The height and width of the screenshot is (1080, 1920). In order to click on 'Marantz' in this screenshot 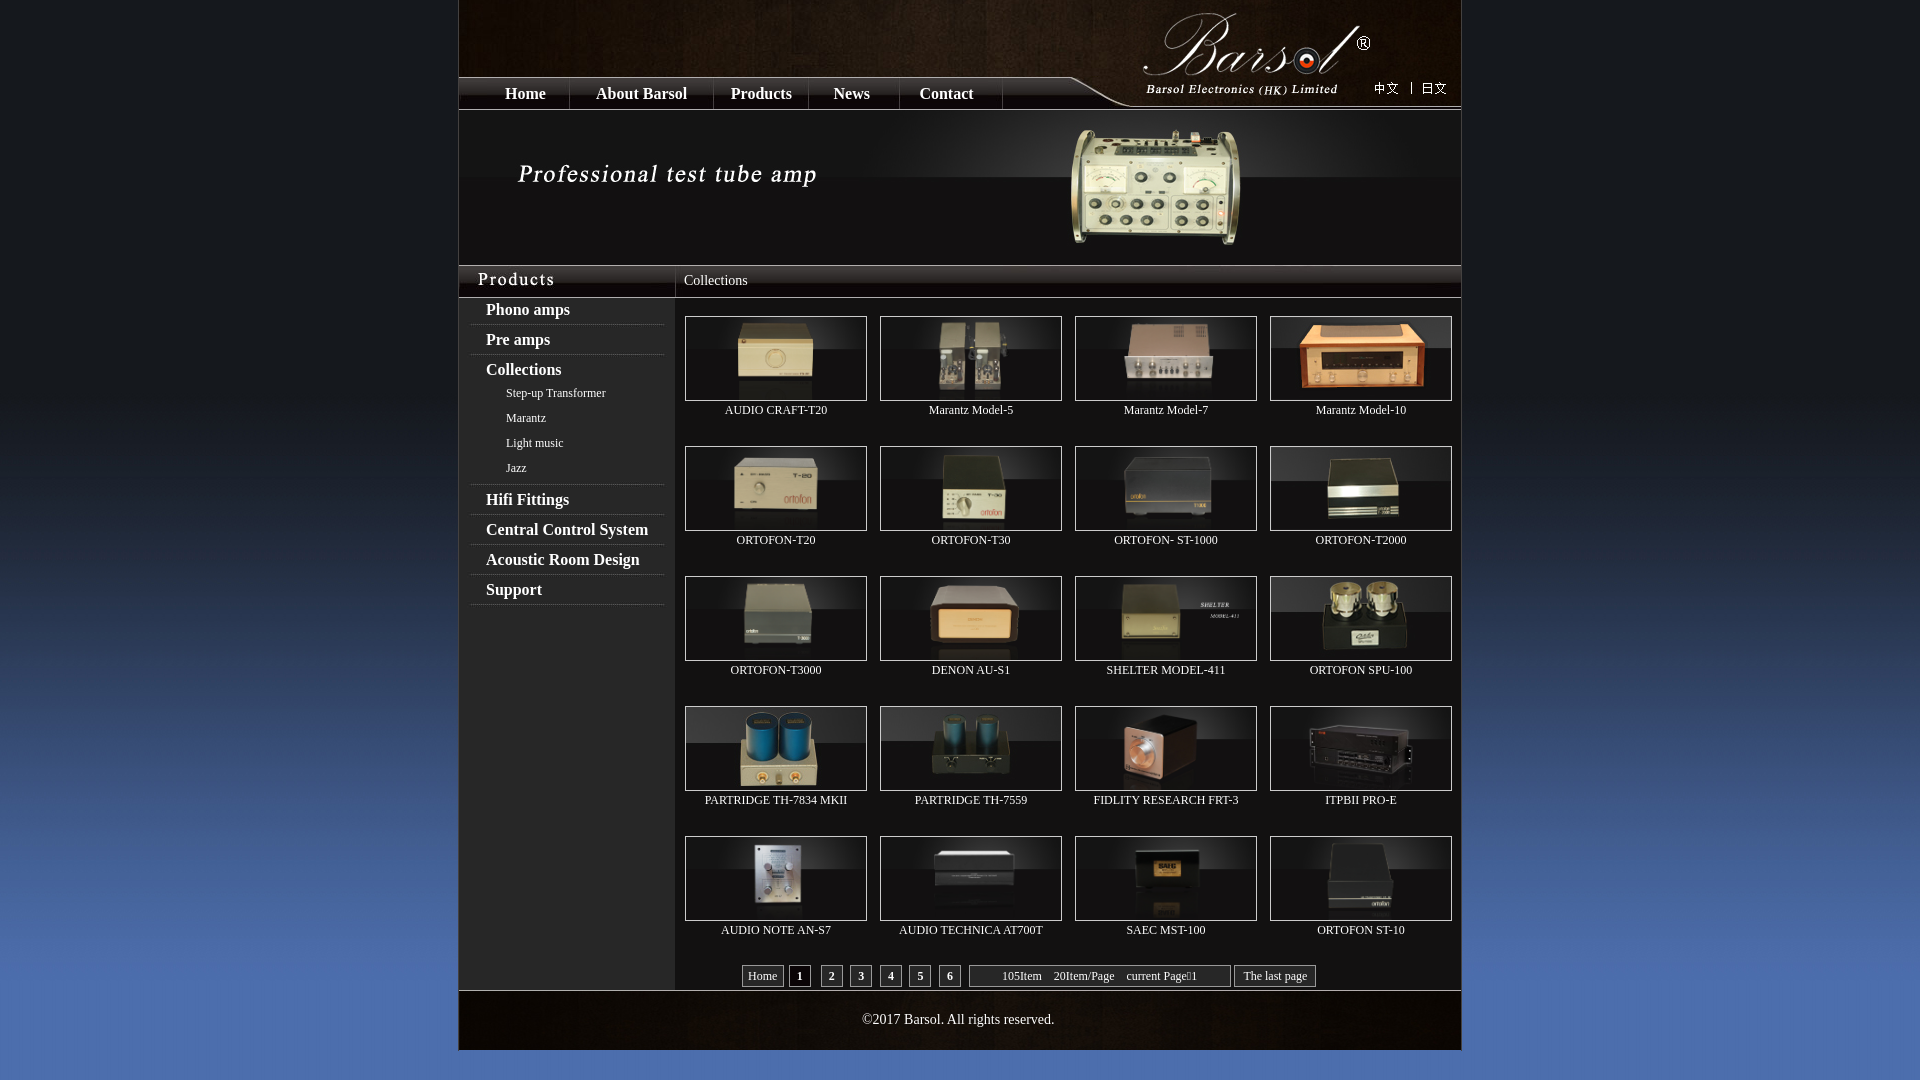, I will do `click(458, 417)`.